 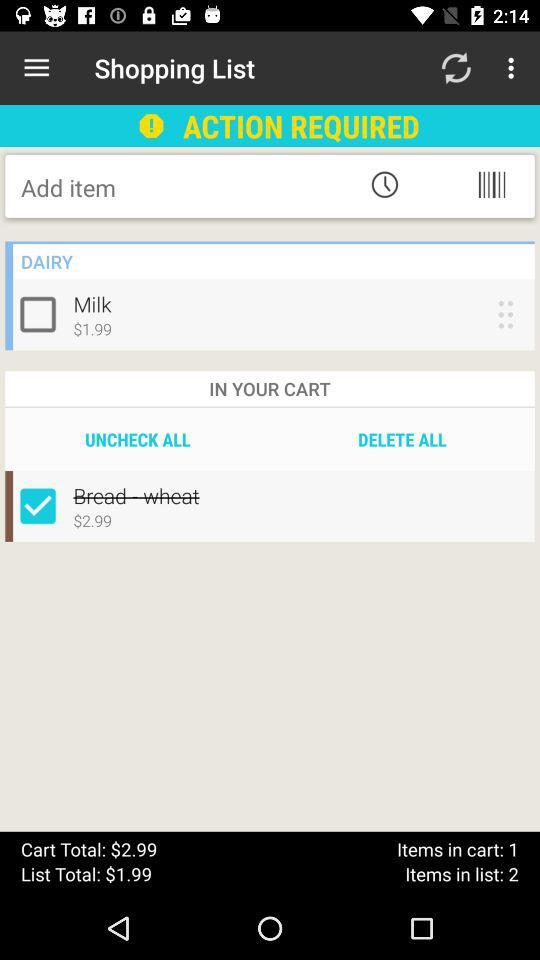 I want to click on the icon to the left of shopping list item, so click(x=36, y=68).